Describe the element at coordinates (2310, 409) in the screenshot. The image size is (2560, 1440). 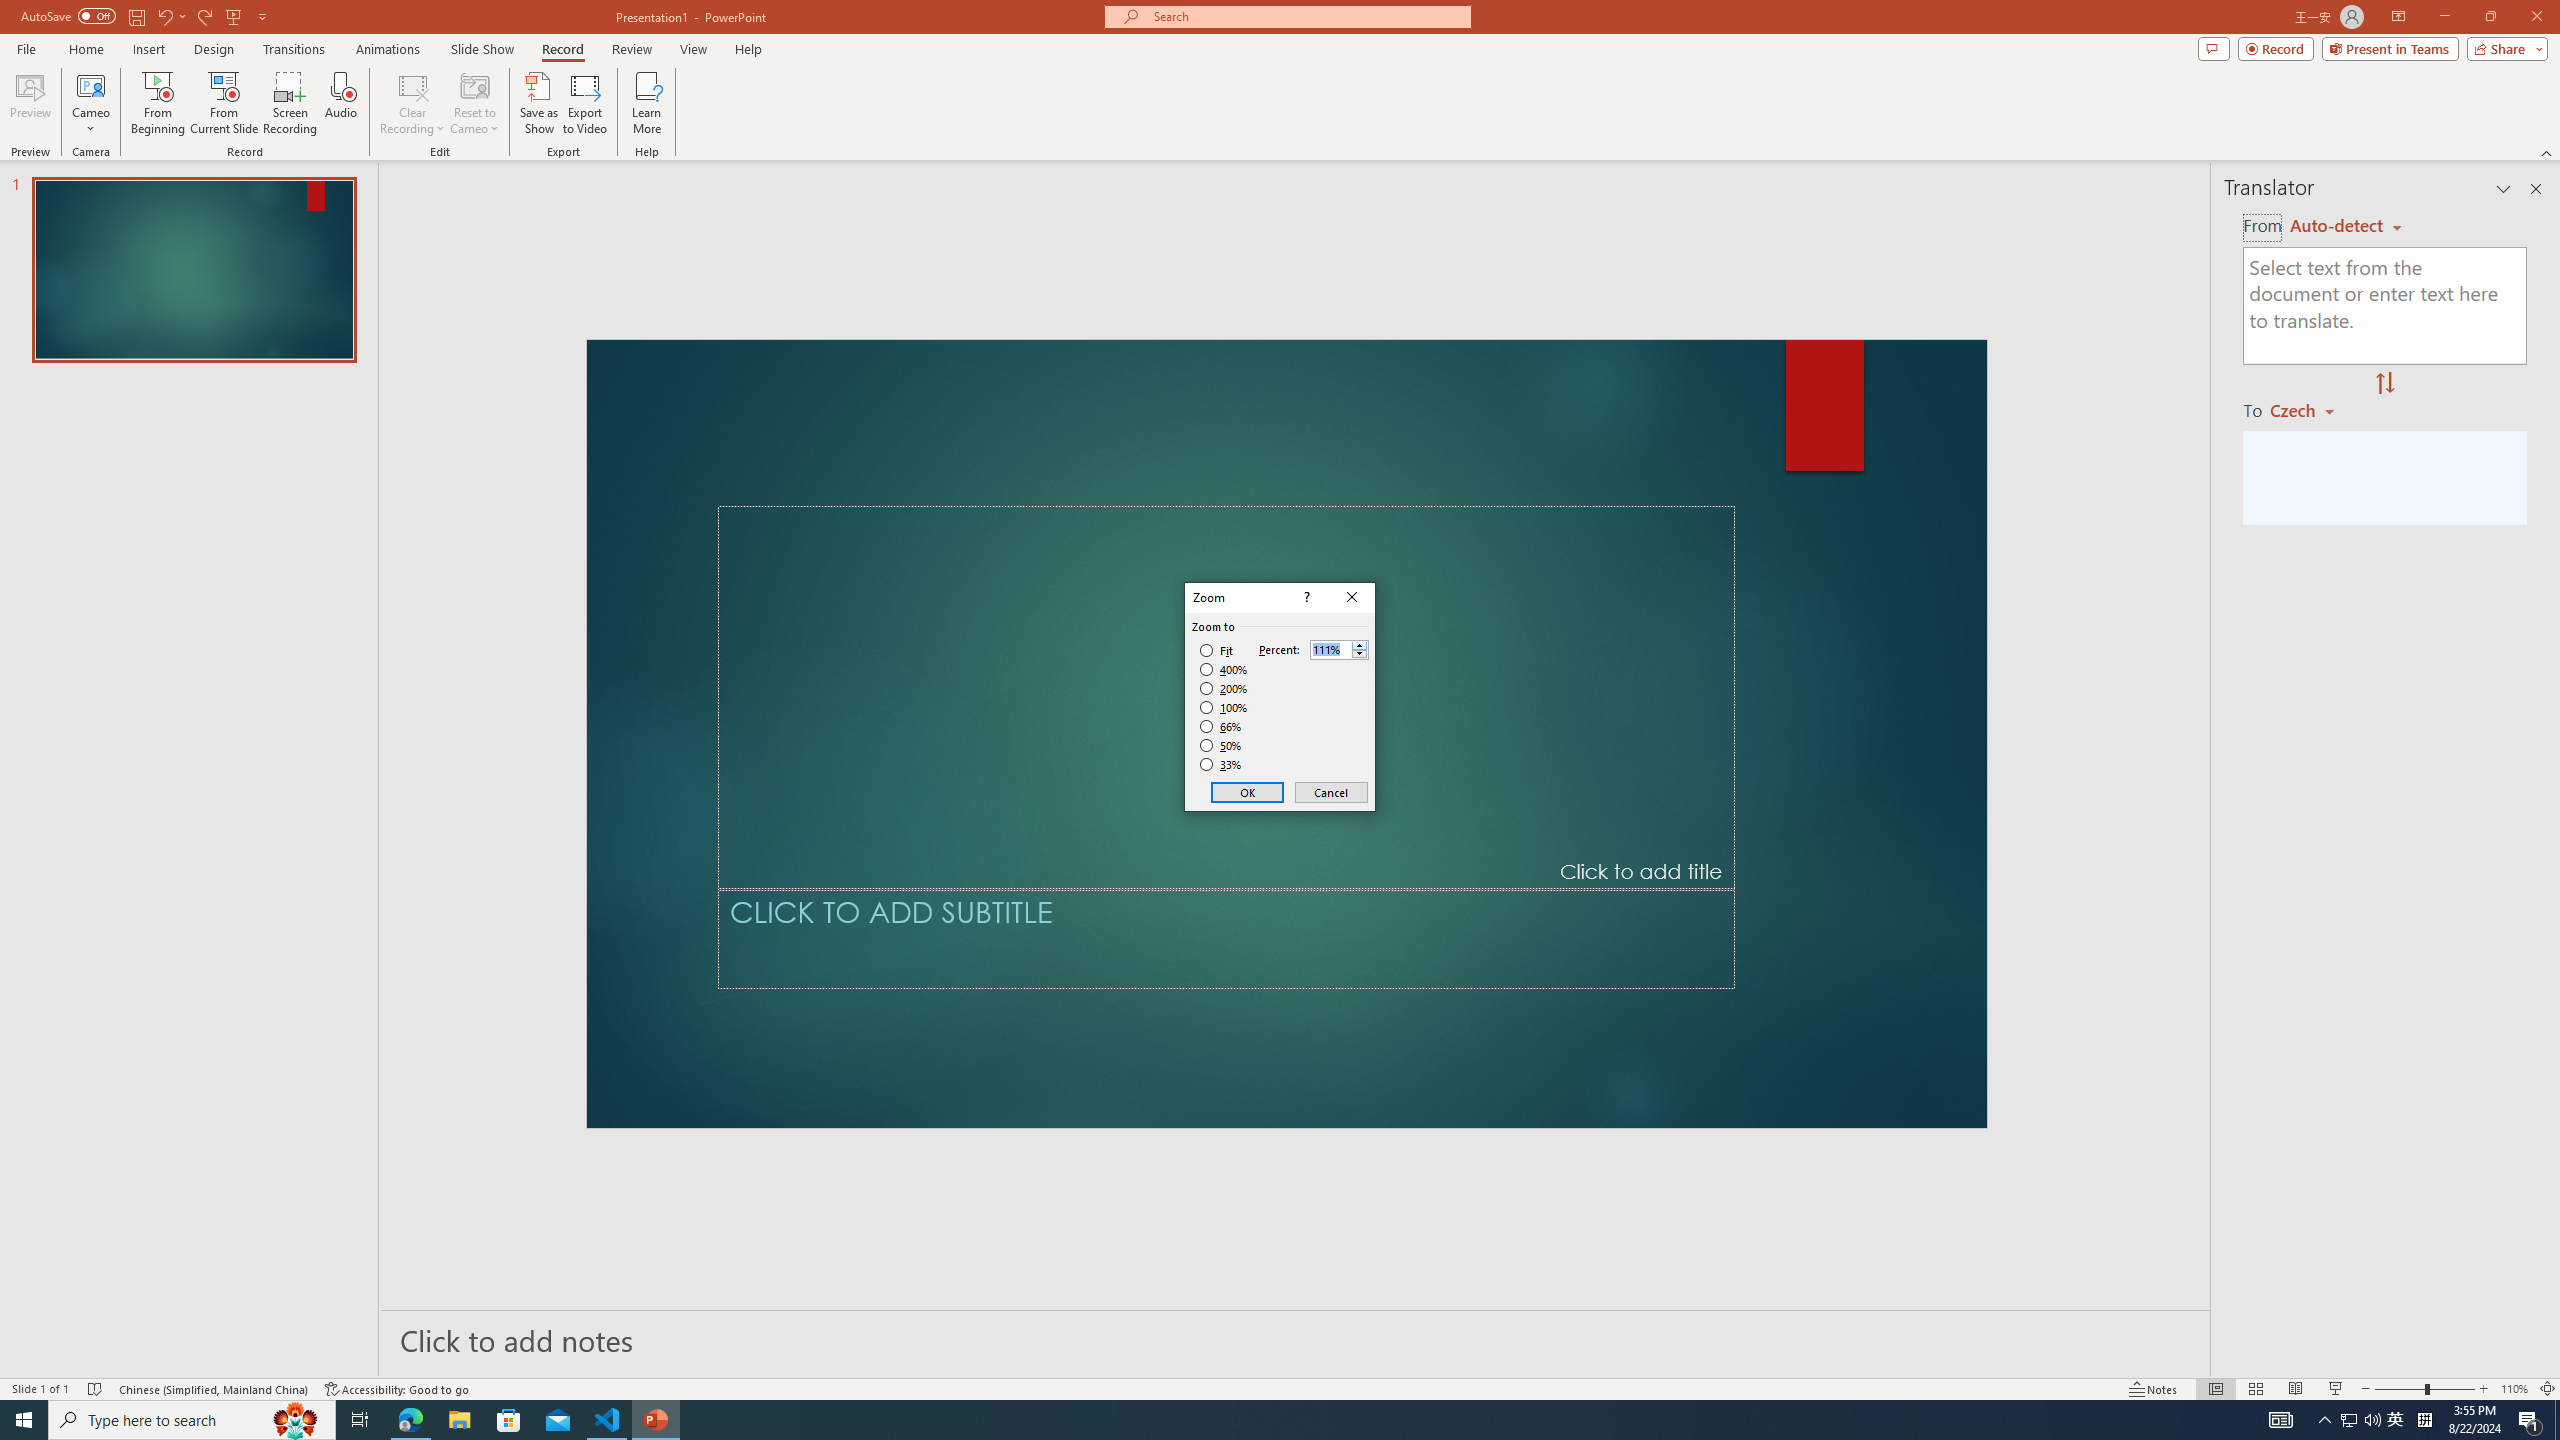
I see `'Czech'` at that location.